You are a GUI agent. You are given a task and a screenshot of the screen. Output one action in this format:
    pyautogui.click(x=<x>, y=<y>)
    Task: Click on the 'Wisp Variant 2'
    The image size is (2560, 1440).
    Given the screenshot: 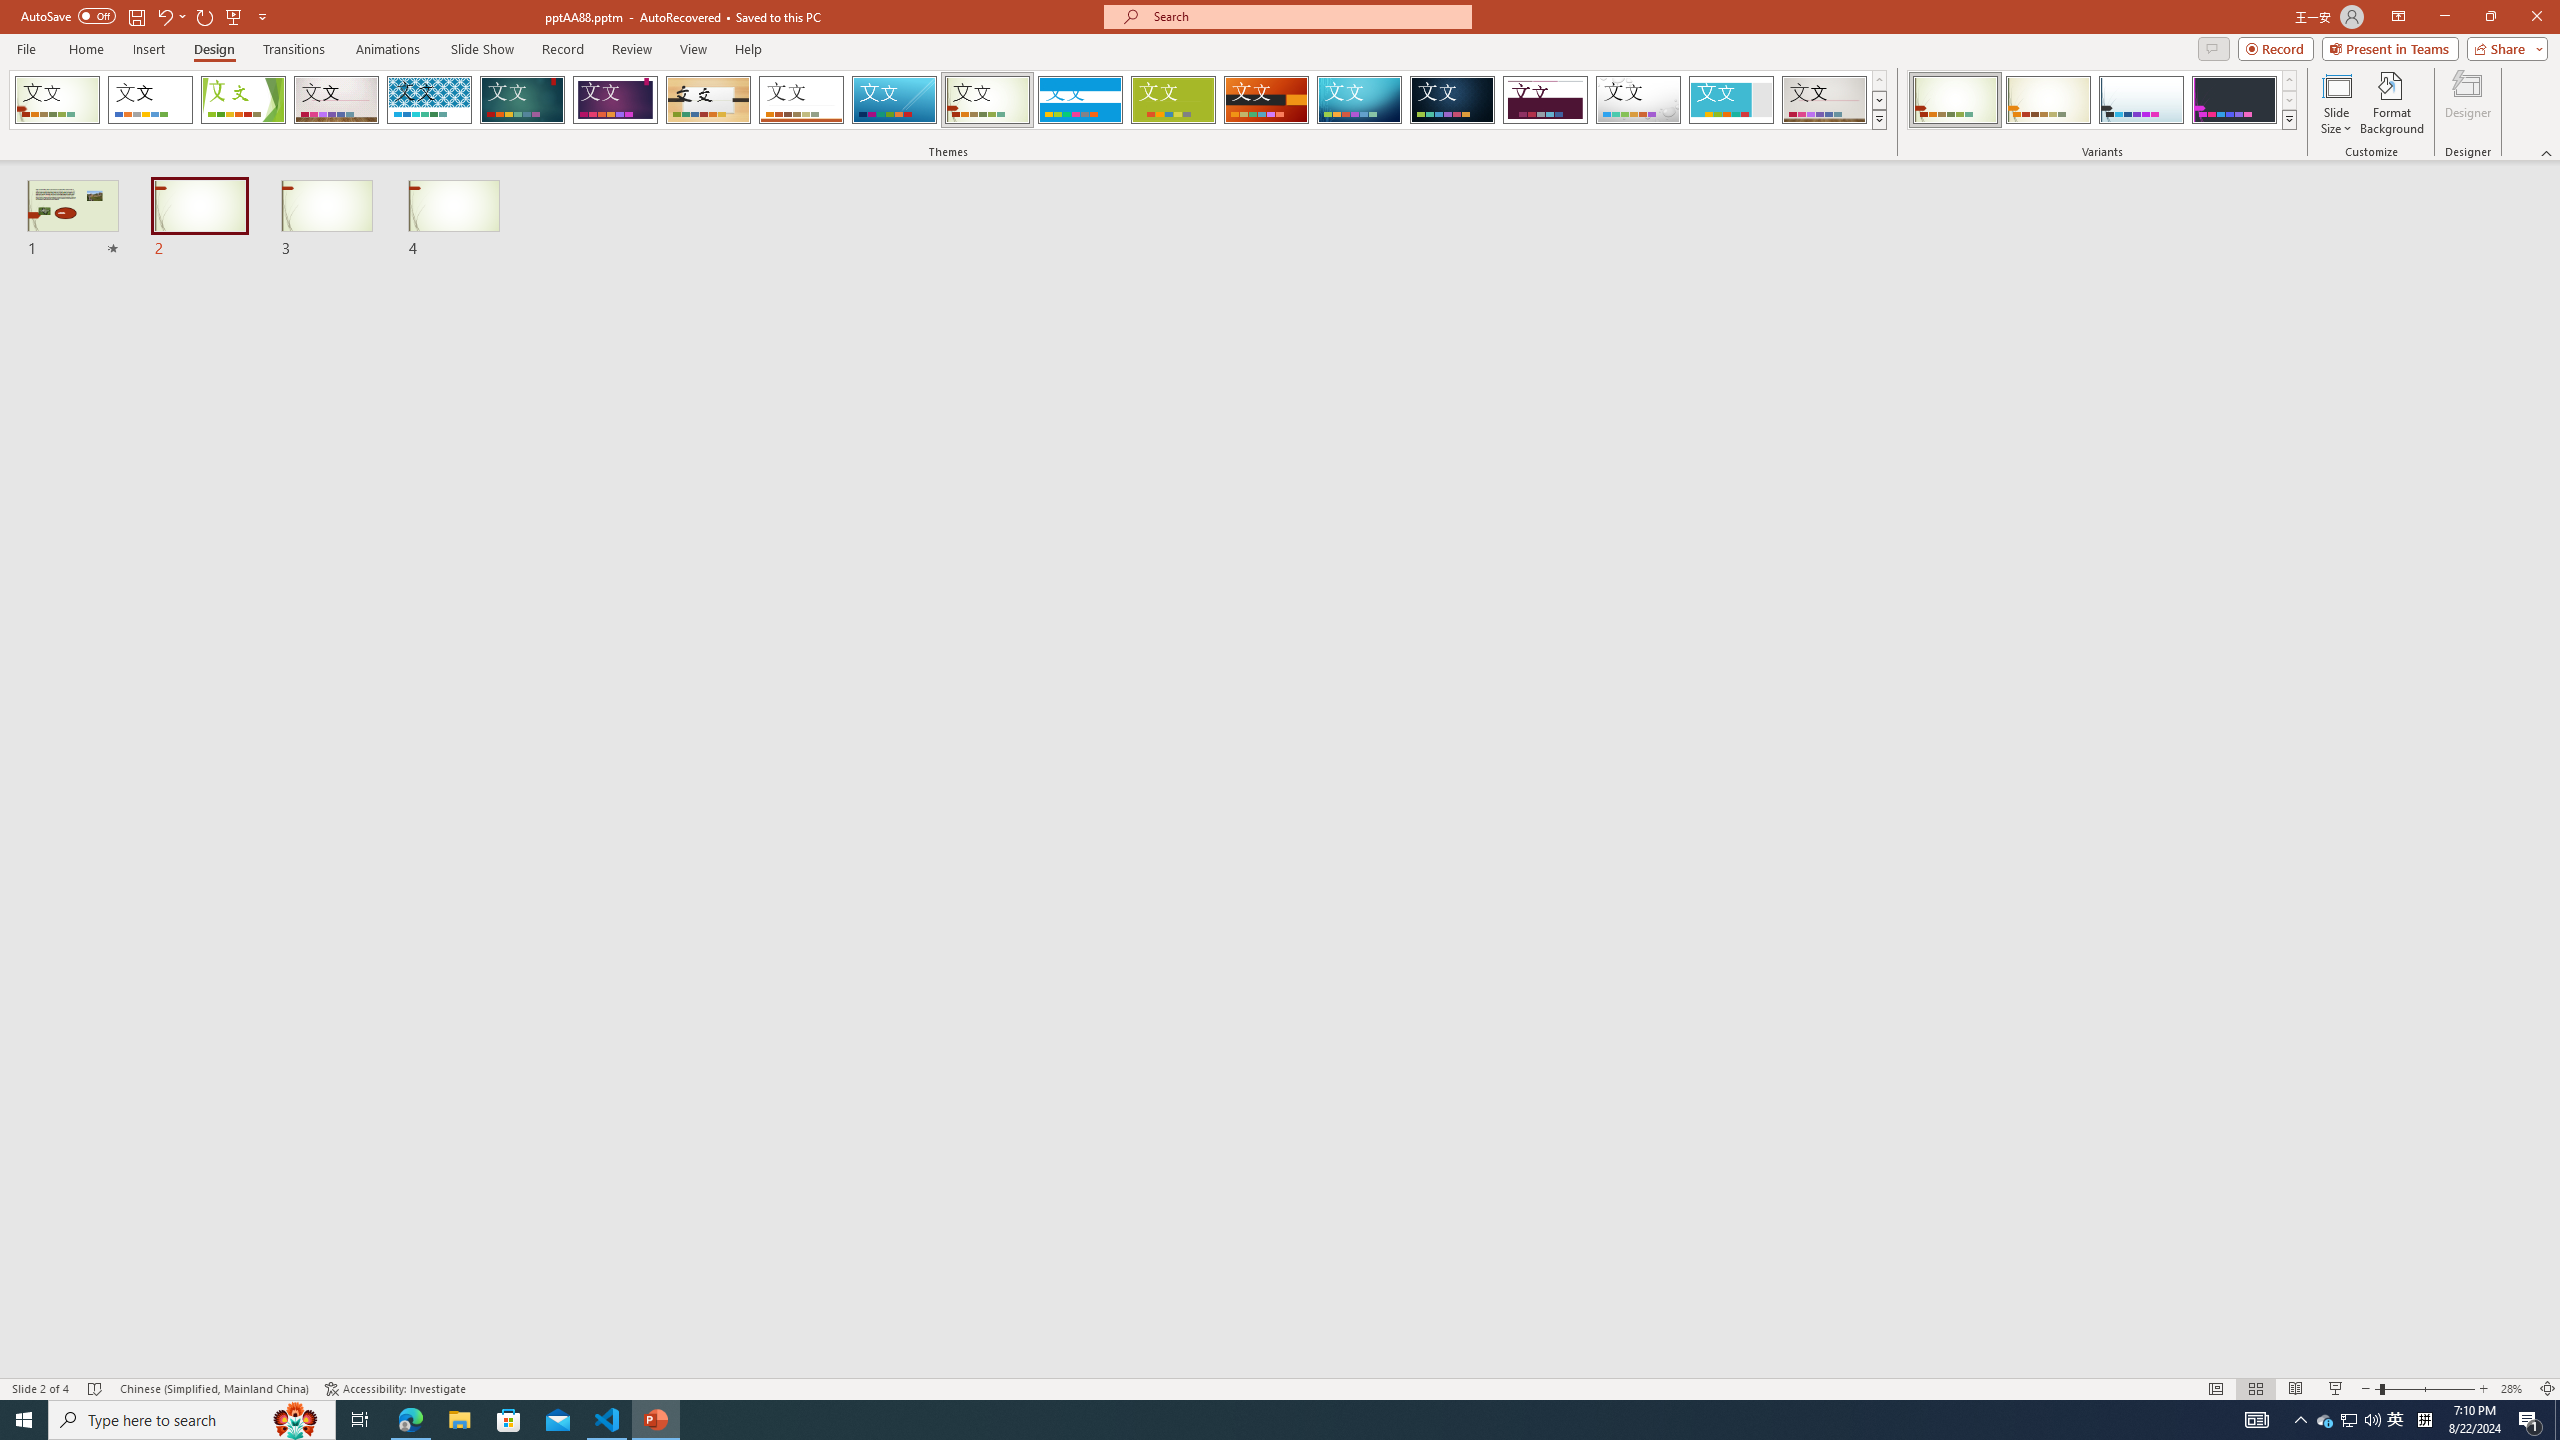 What is the action you would take?
    pyautogui.click(x=2047, y=99)
    